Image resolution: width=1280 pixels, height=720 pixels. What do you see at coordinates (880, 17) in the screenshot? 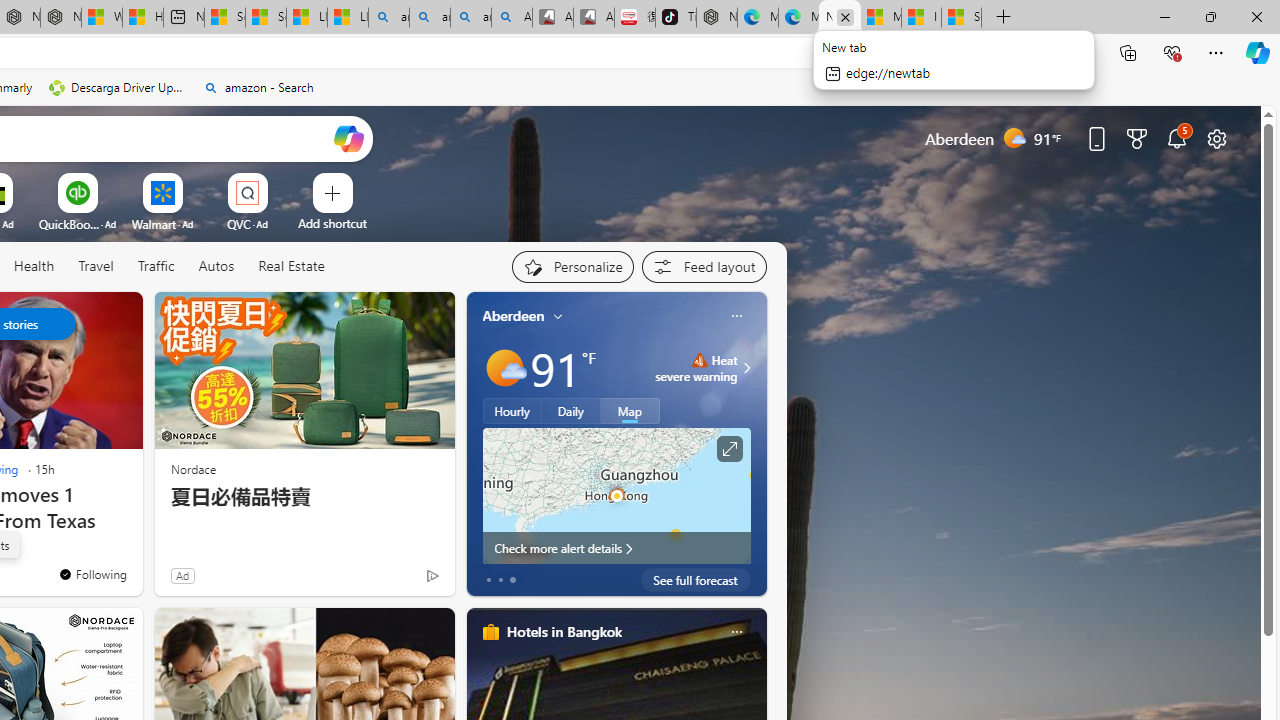
I see `'Microsoft Start'` at bounding box center [880, 17].